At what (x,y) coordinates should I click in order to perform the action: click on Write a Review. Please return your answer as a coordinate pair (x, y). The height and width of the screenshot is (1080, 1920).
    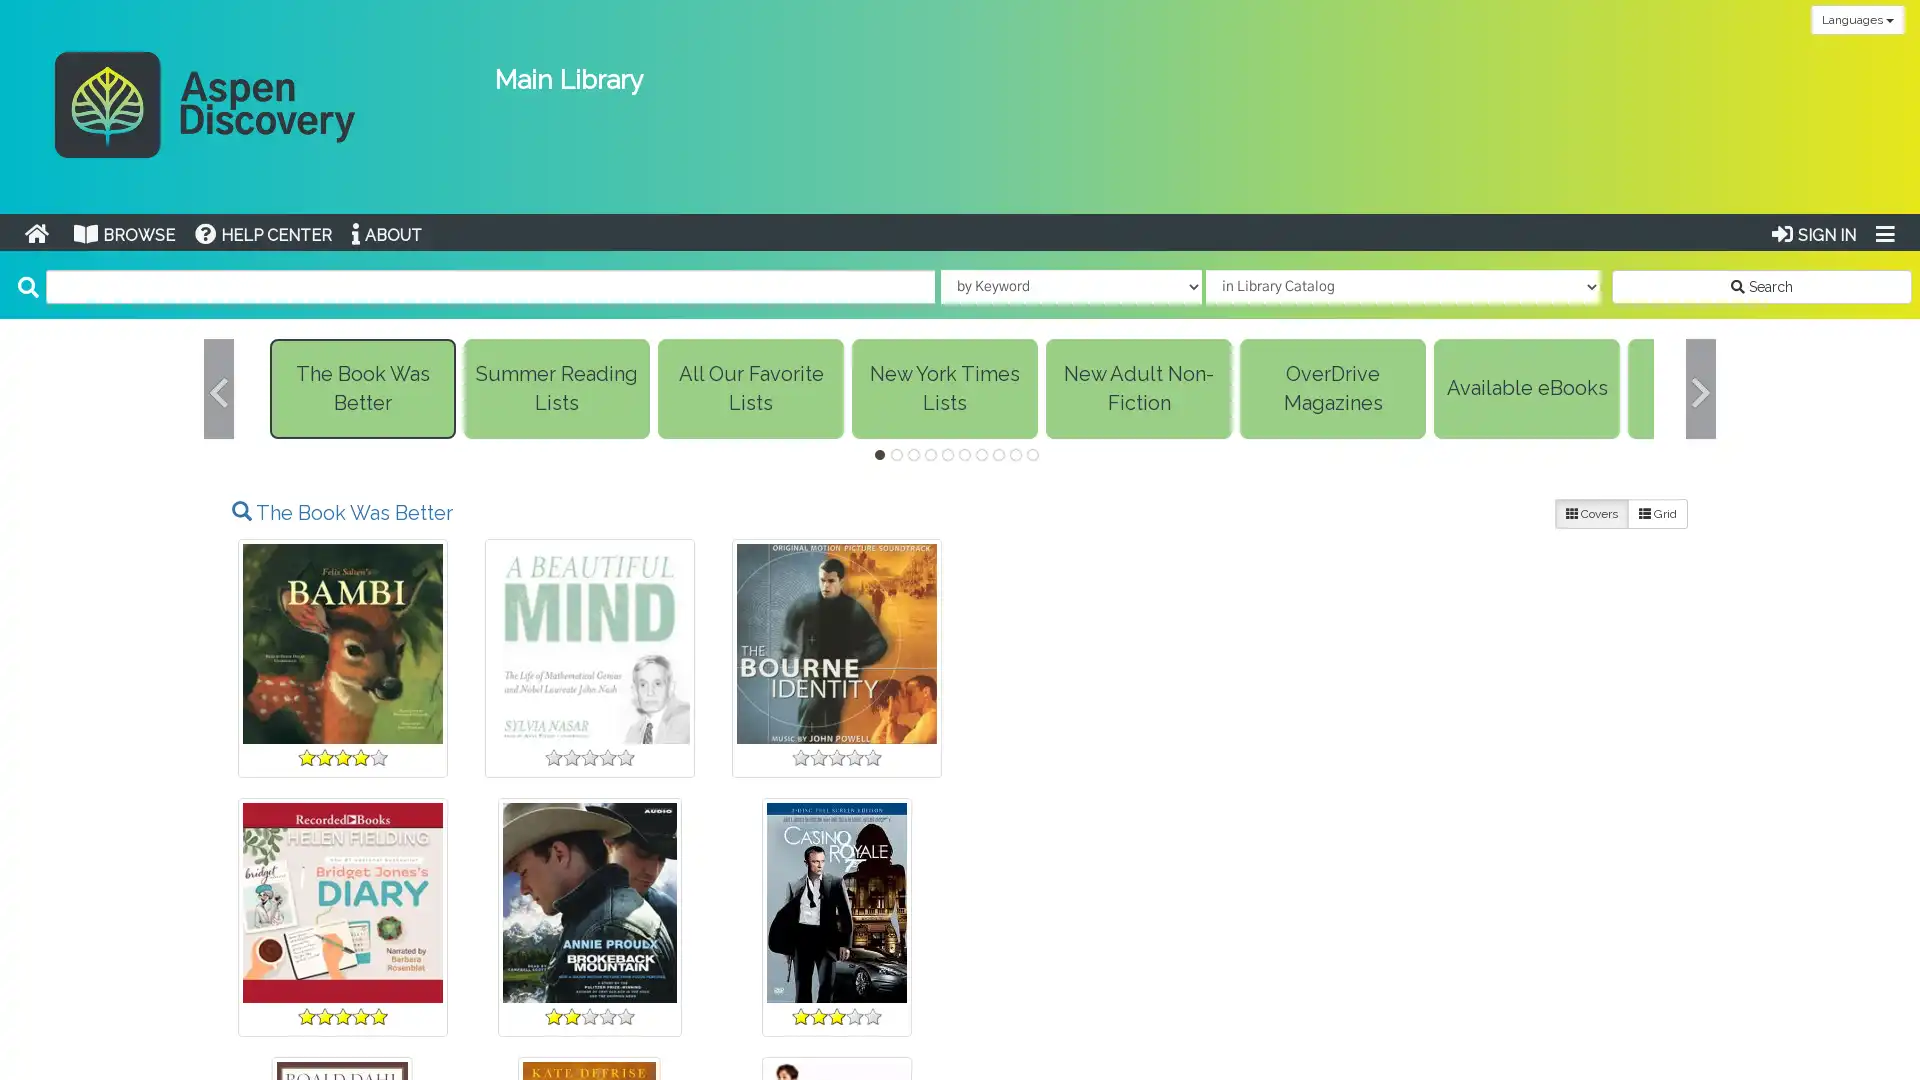
    Looking at the image, I should click on (1329, 1018).